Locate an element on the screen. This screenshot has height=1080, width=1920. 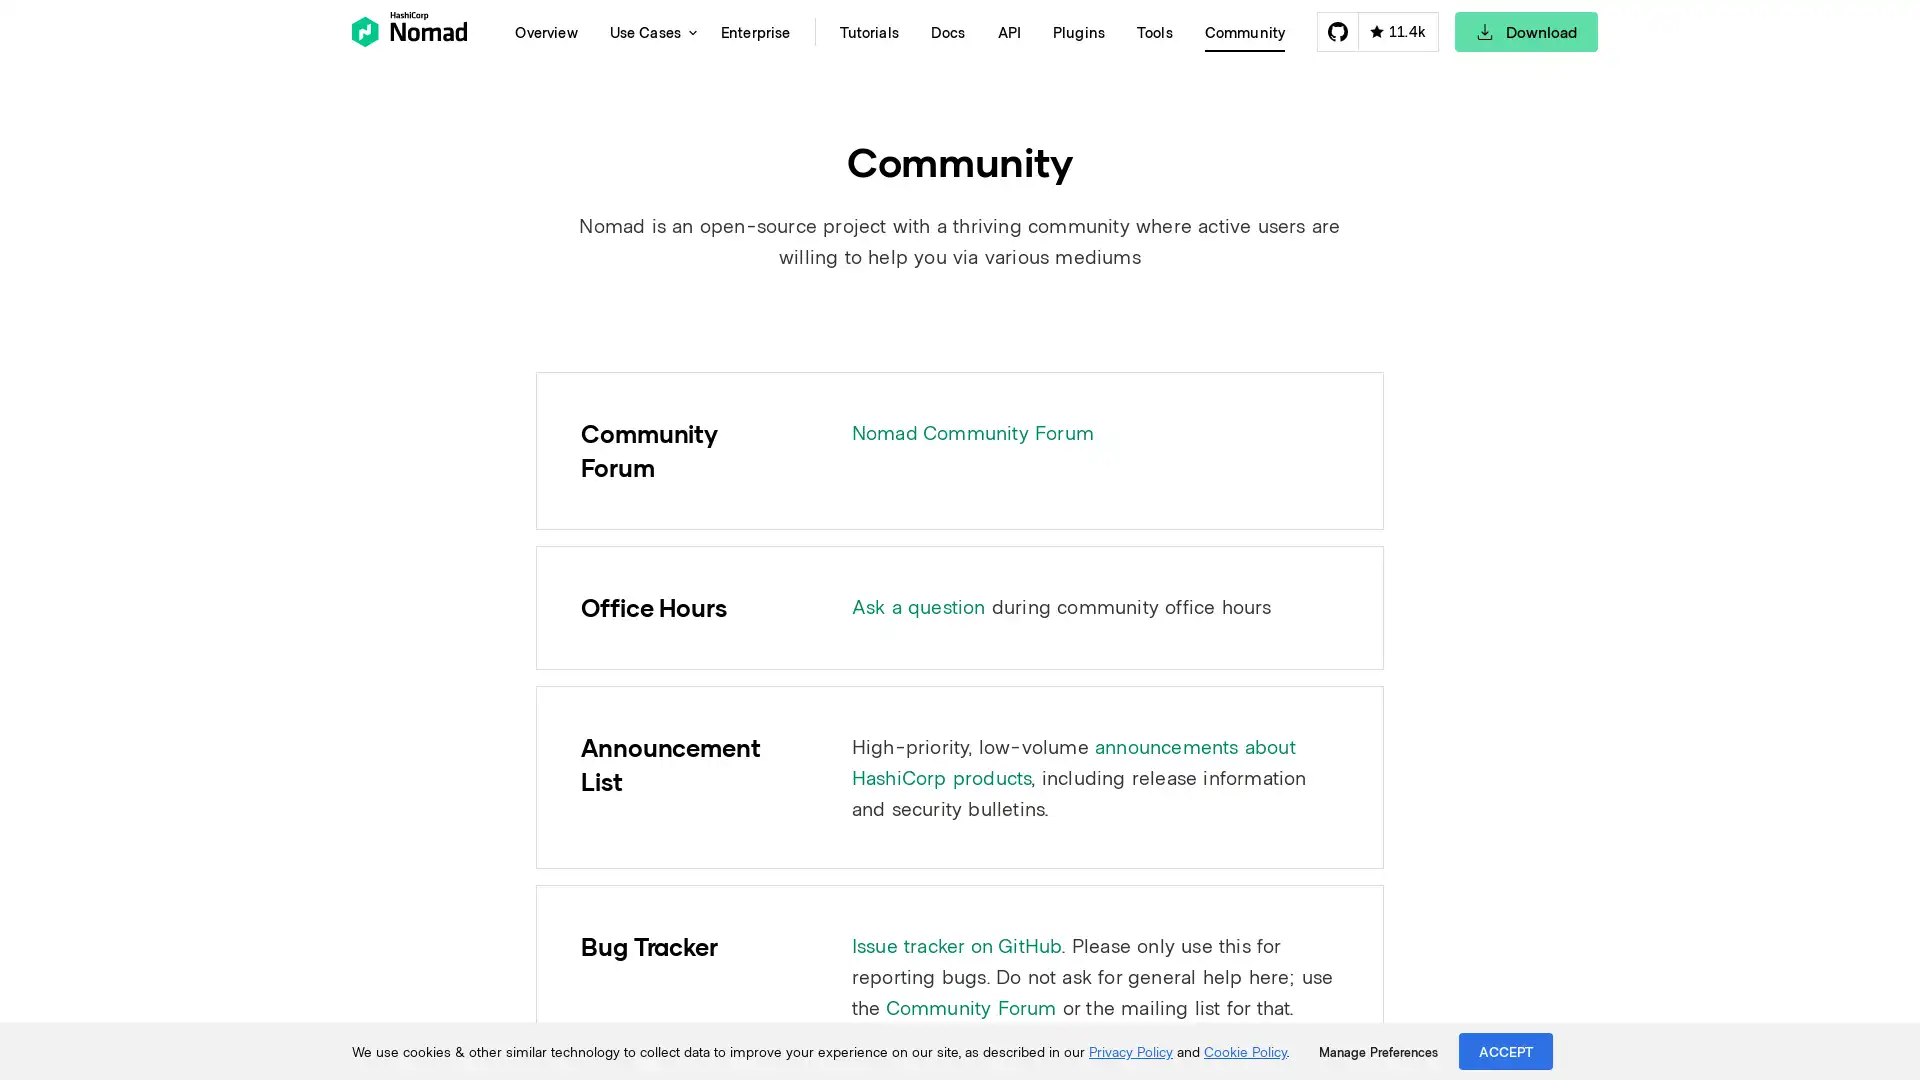
Manage Preferences is located at coordinates (1377, 1051).